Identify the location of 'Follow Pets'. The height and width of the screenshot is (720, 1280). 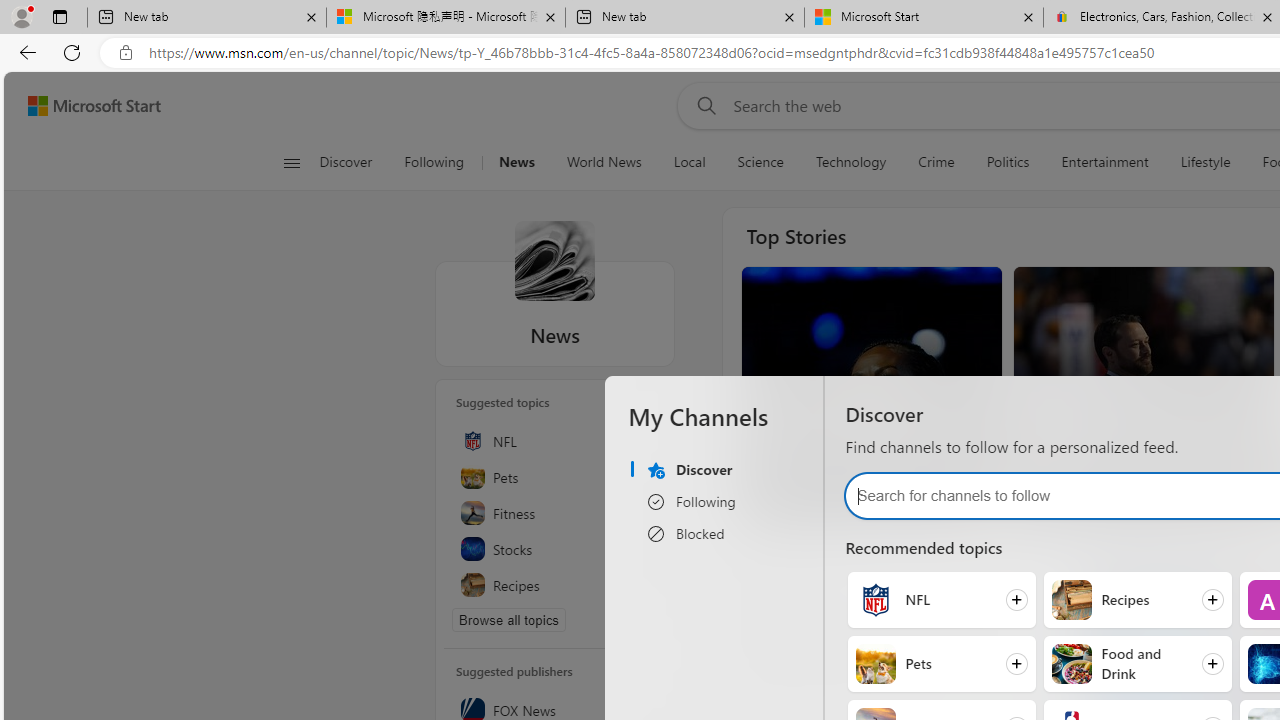
(940, 663).